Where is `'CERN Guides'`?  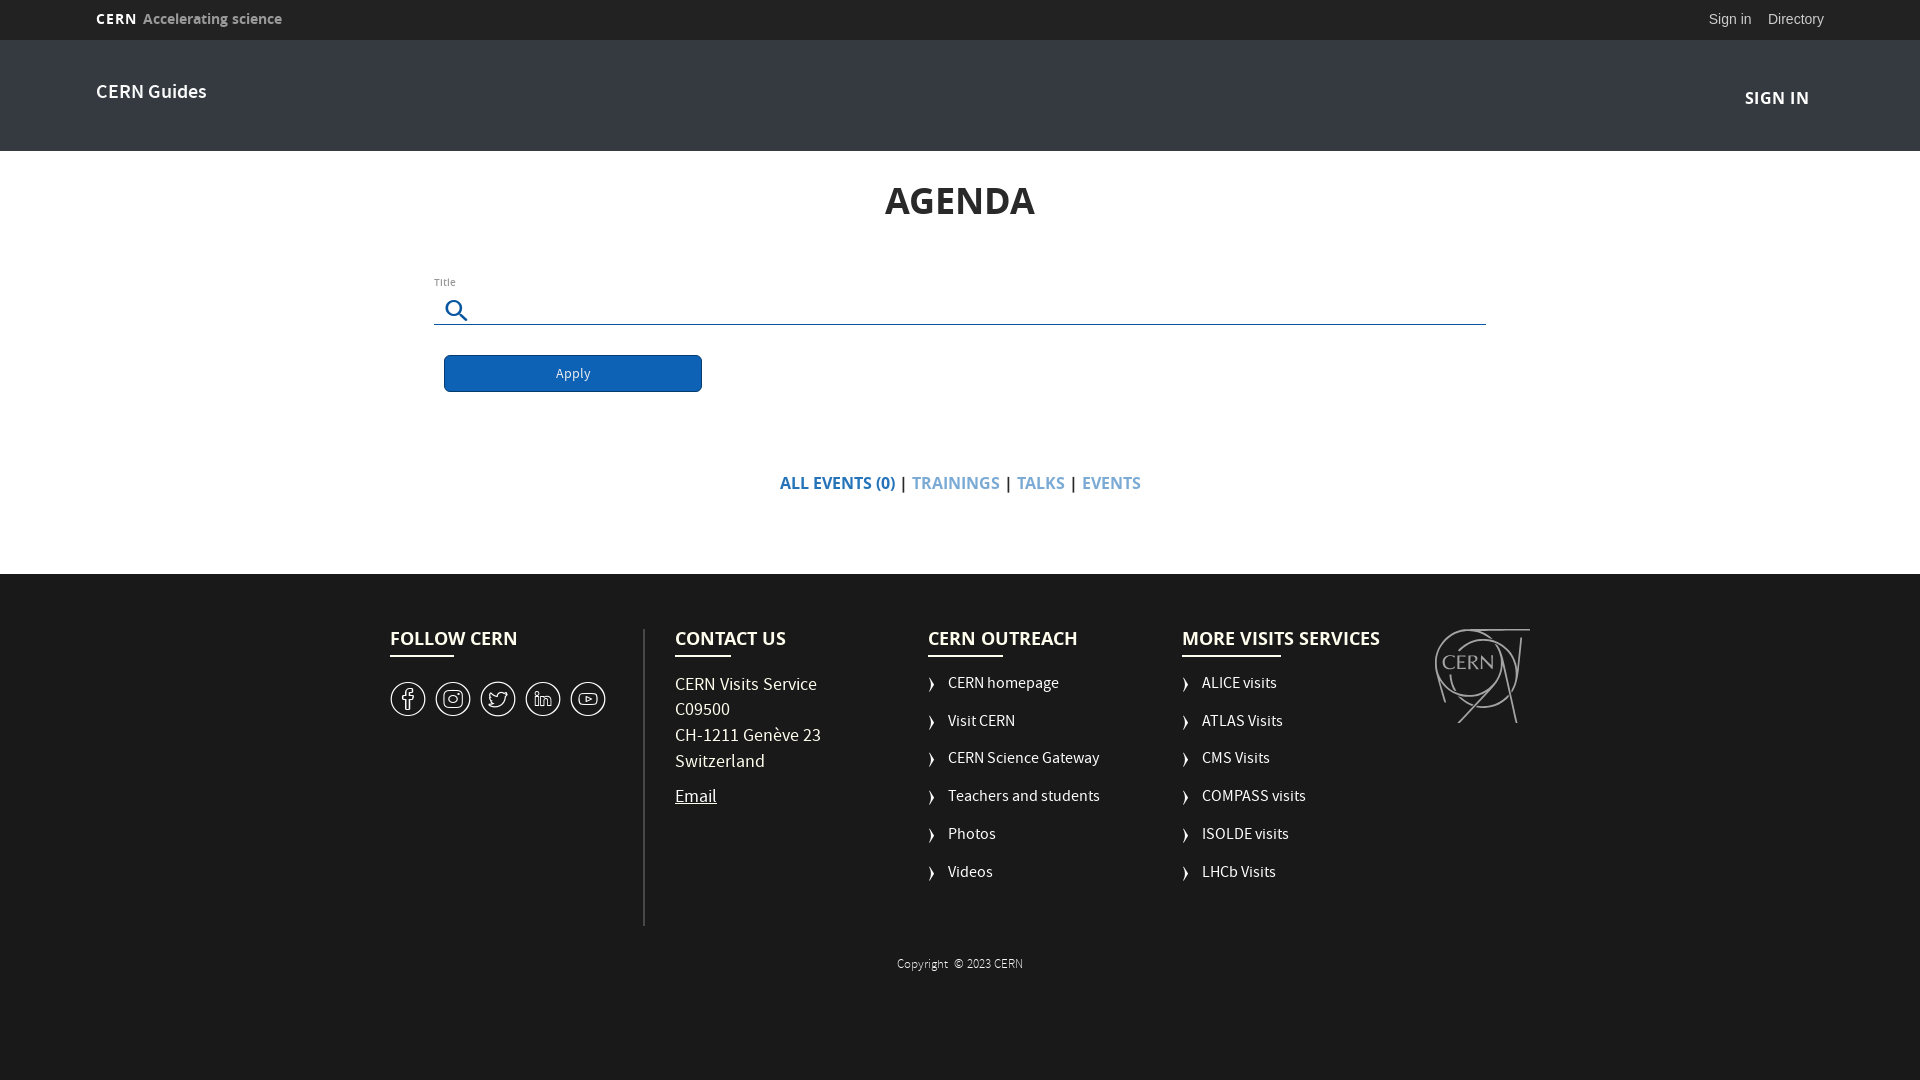
'CERN Guides' is located at coordinates (150, 93).